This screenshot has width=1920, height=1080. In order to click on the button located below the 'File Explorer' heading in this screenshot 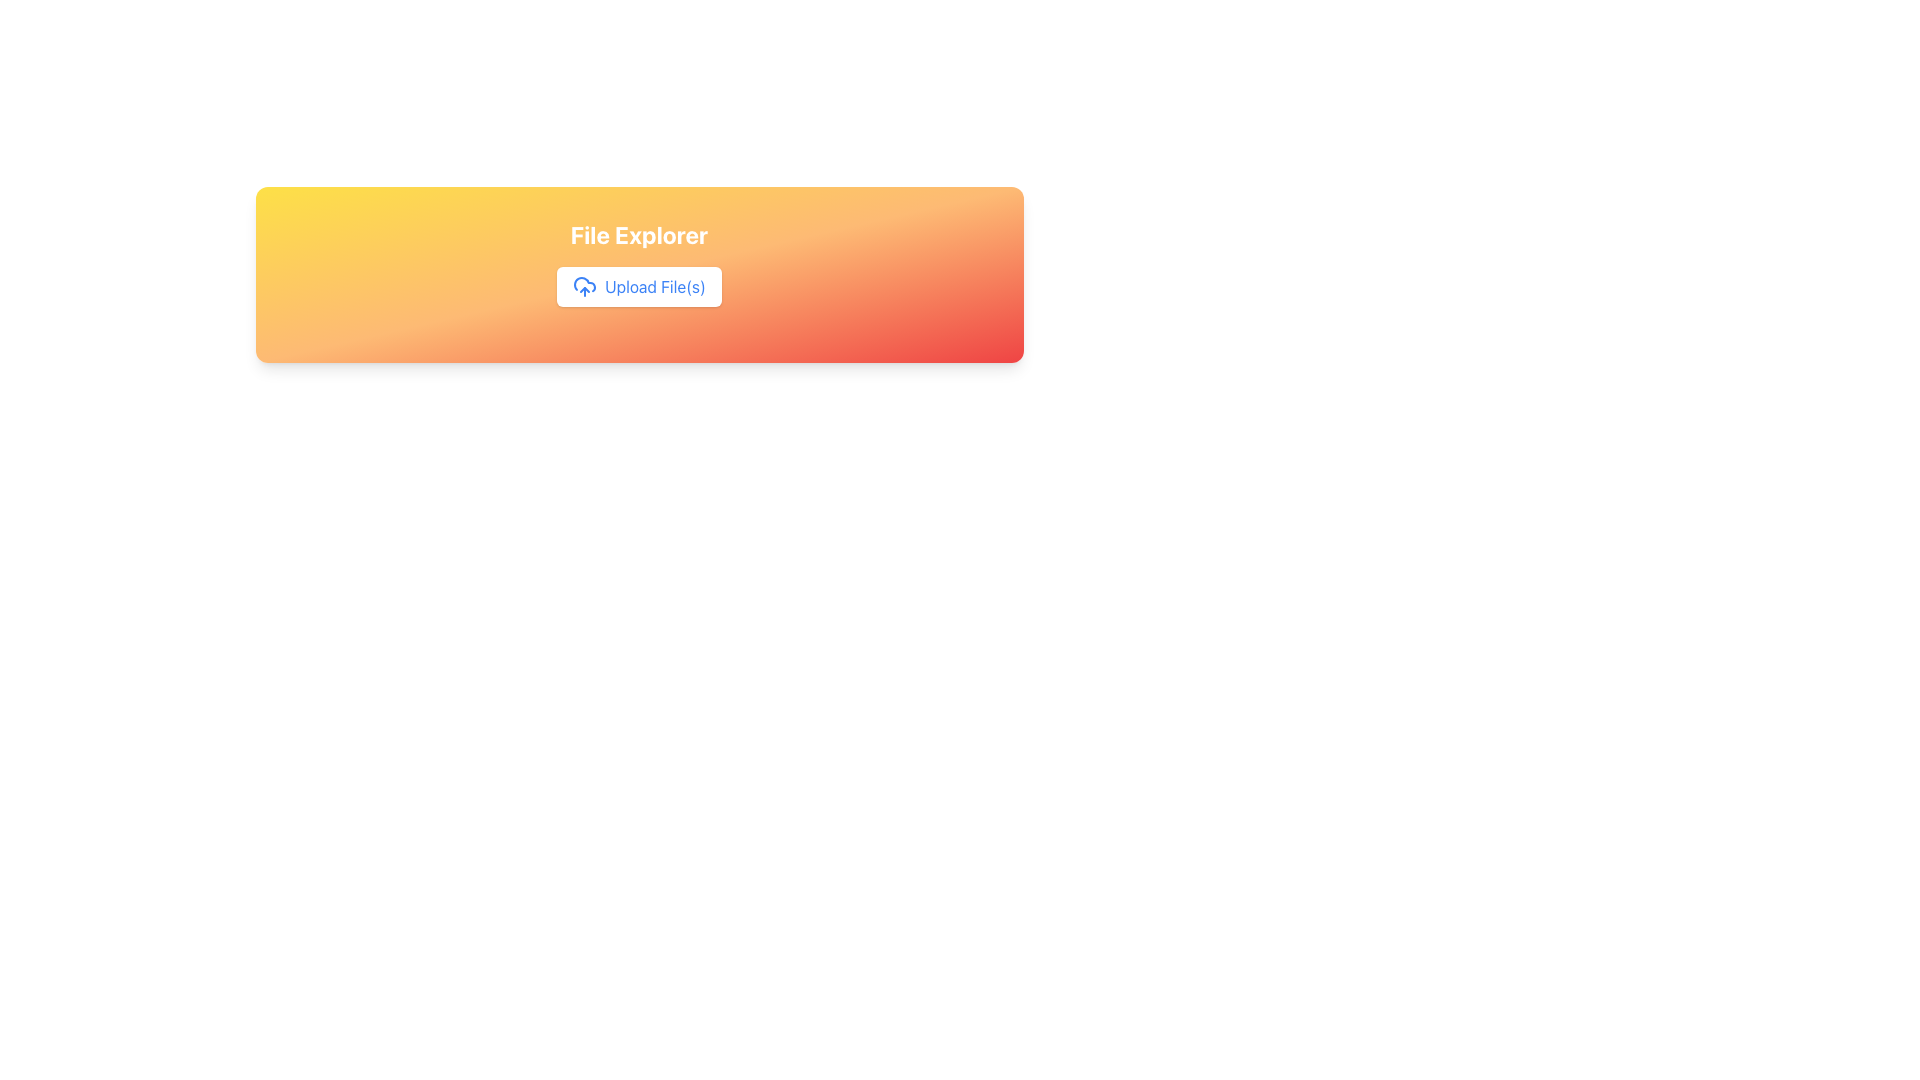, I will do `click(638, 286)`.